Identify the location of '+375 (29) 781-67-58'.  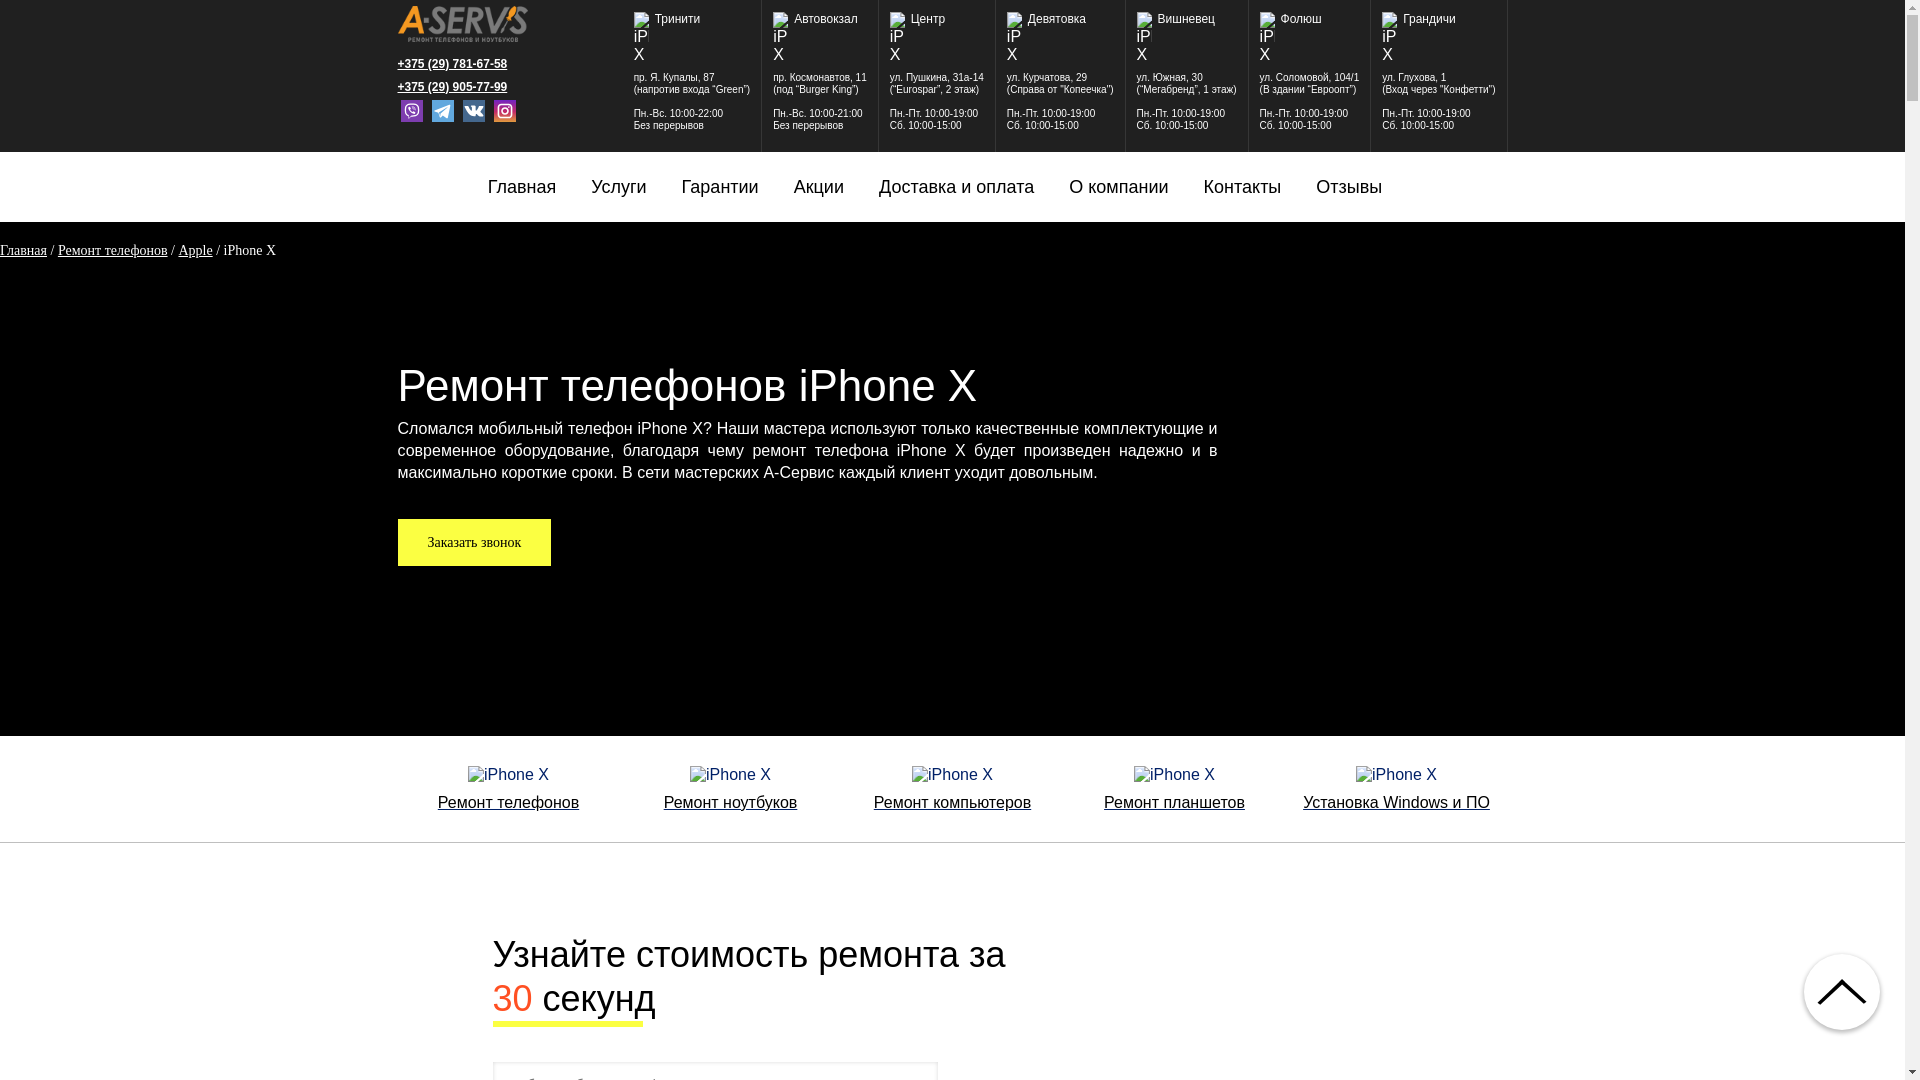
(461, 63).